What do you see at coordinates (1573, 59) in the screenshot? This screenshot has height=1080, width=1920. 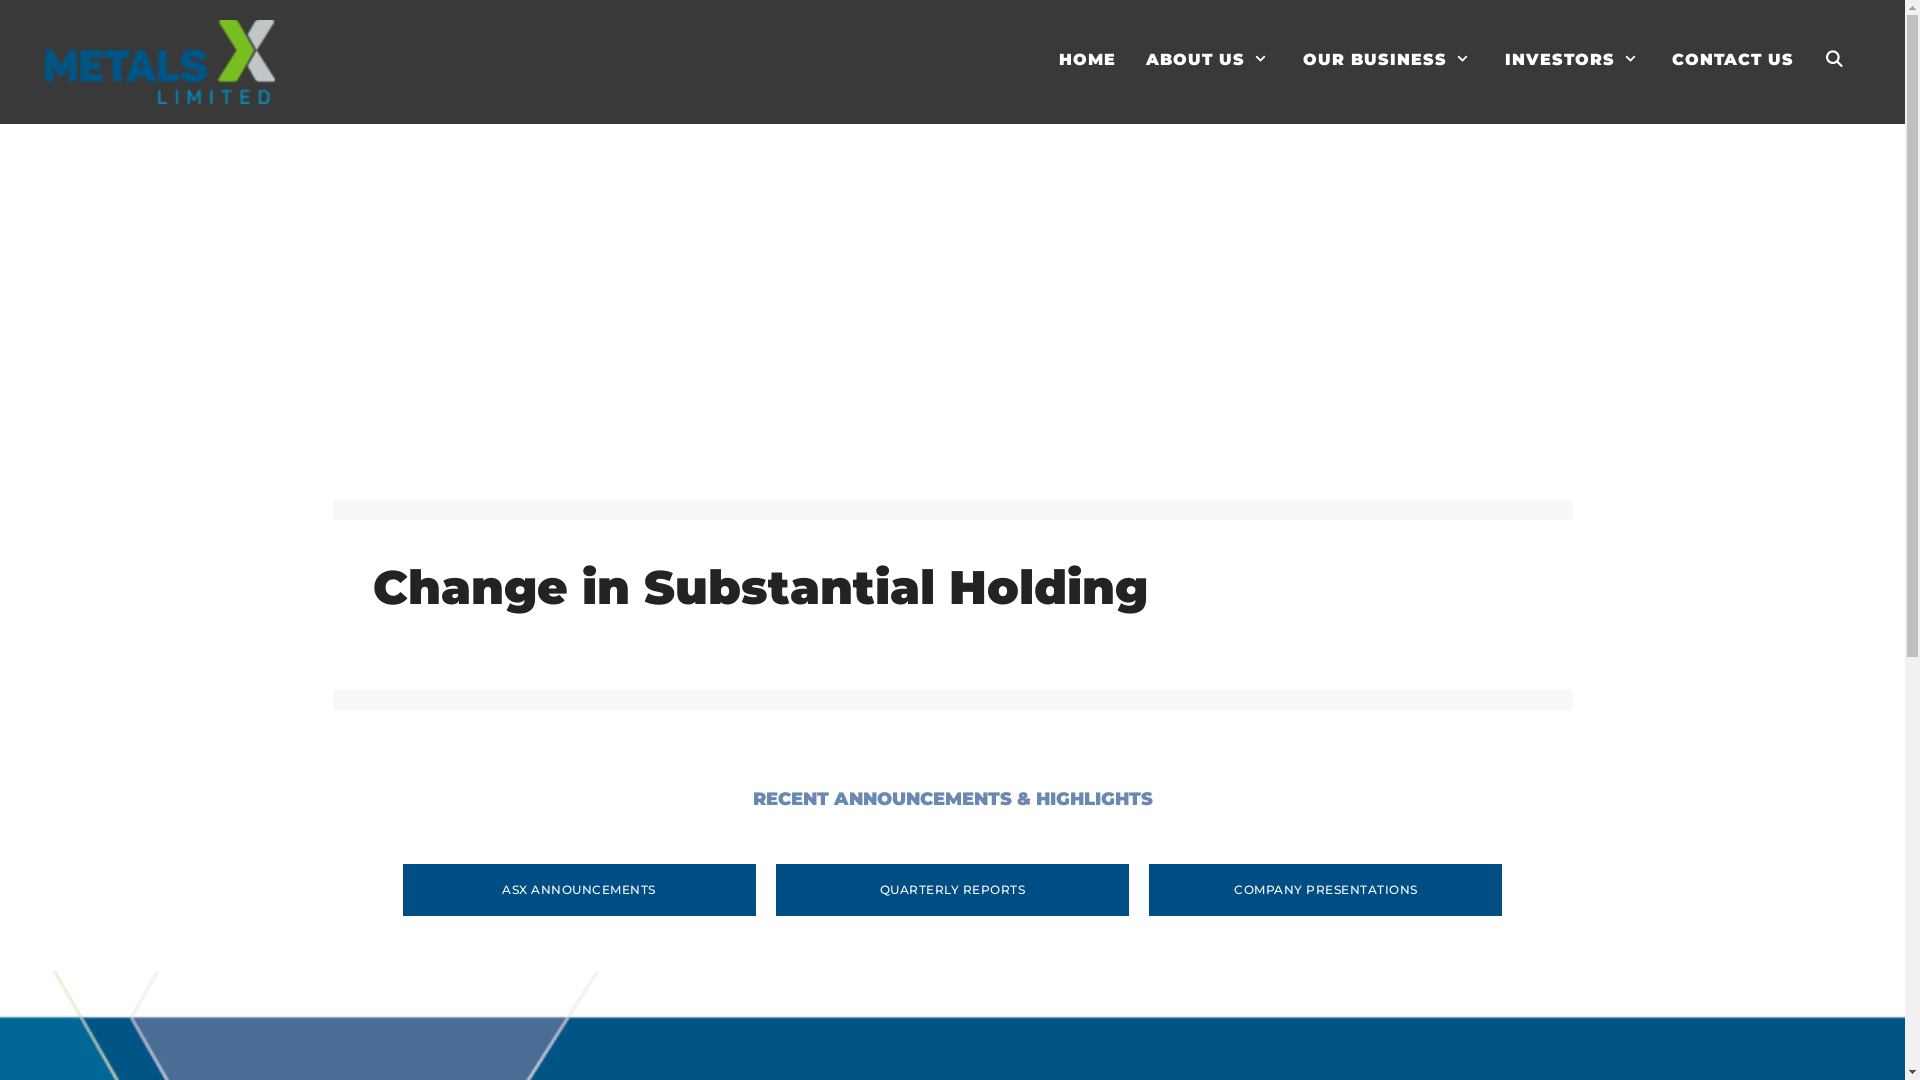 I see `'INVESTORS'` at bounding box center [1573, 59].